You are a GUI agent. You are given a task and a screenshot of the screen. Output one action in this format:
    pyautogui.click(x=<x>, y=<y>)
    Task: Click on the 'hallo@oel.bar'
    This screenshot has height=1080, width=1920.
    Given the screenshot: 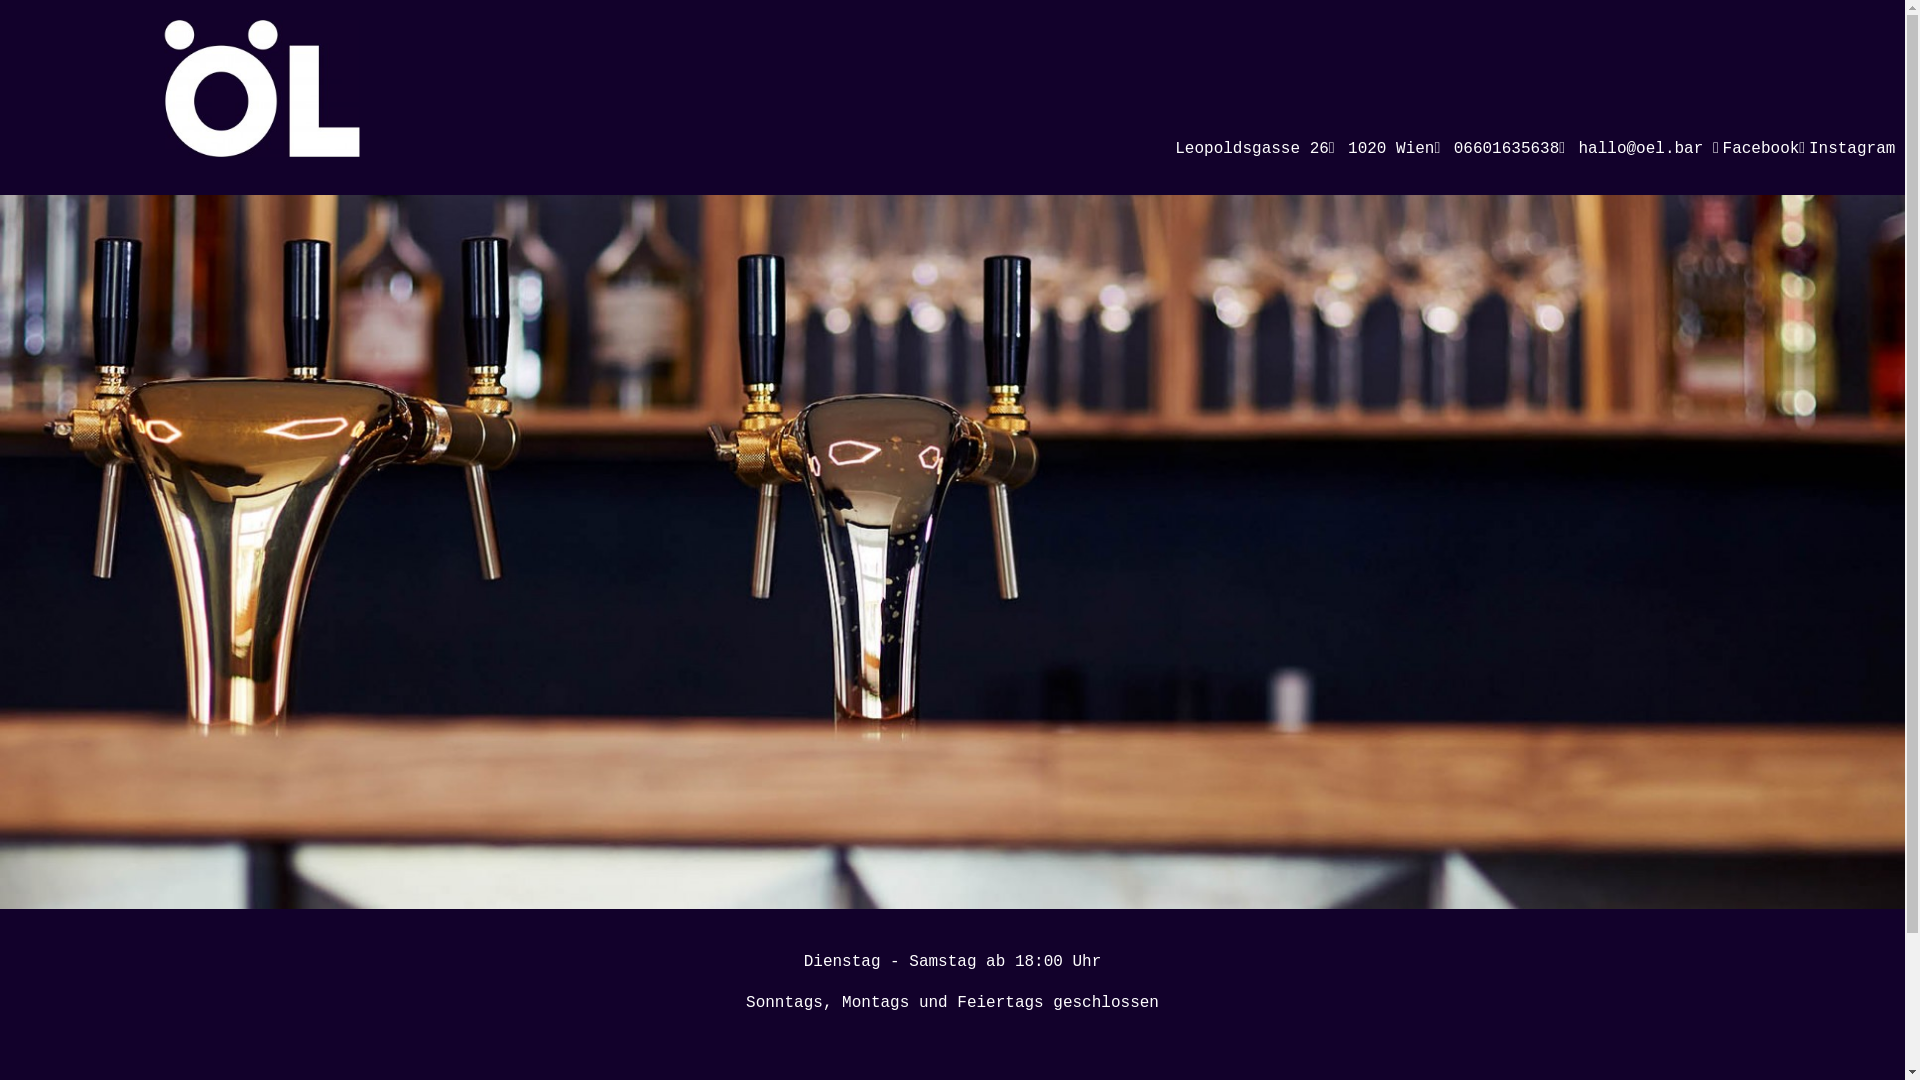 What is the action you would take?
    pyautogui.click(x=1645, y=148)
    